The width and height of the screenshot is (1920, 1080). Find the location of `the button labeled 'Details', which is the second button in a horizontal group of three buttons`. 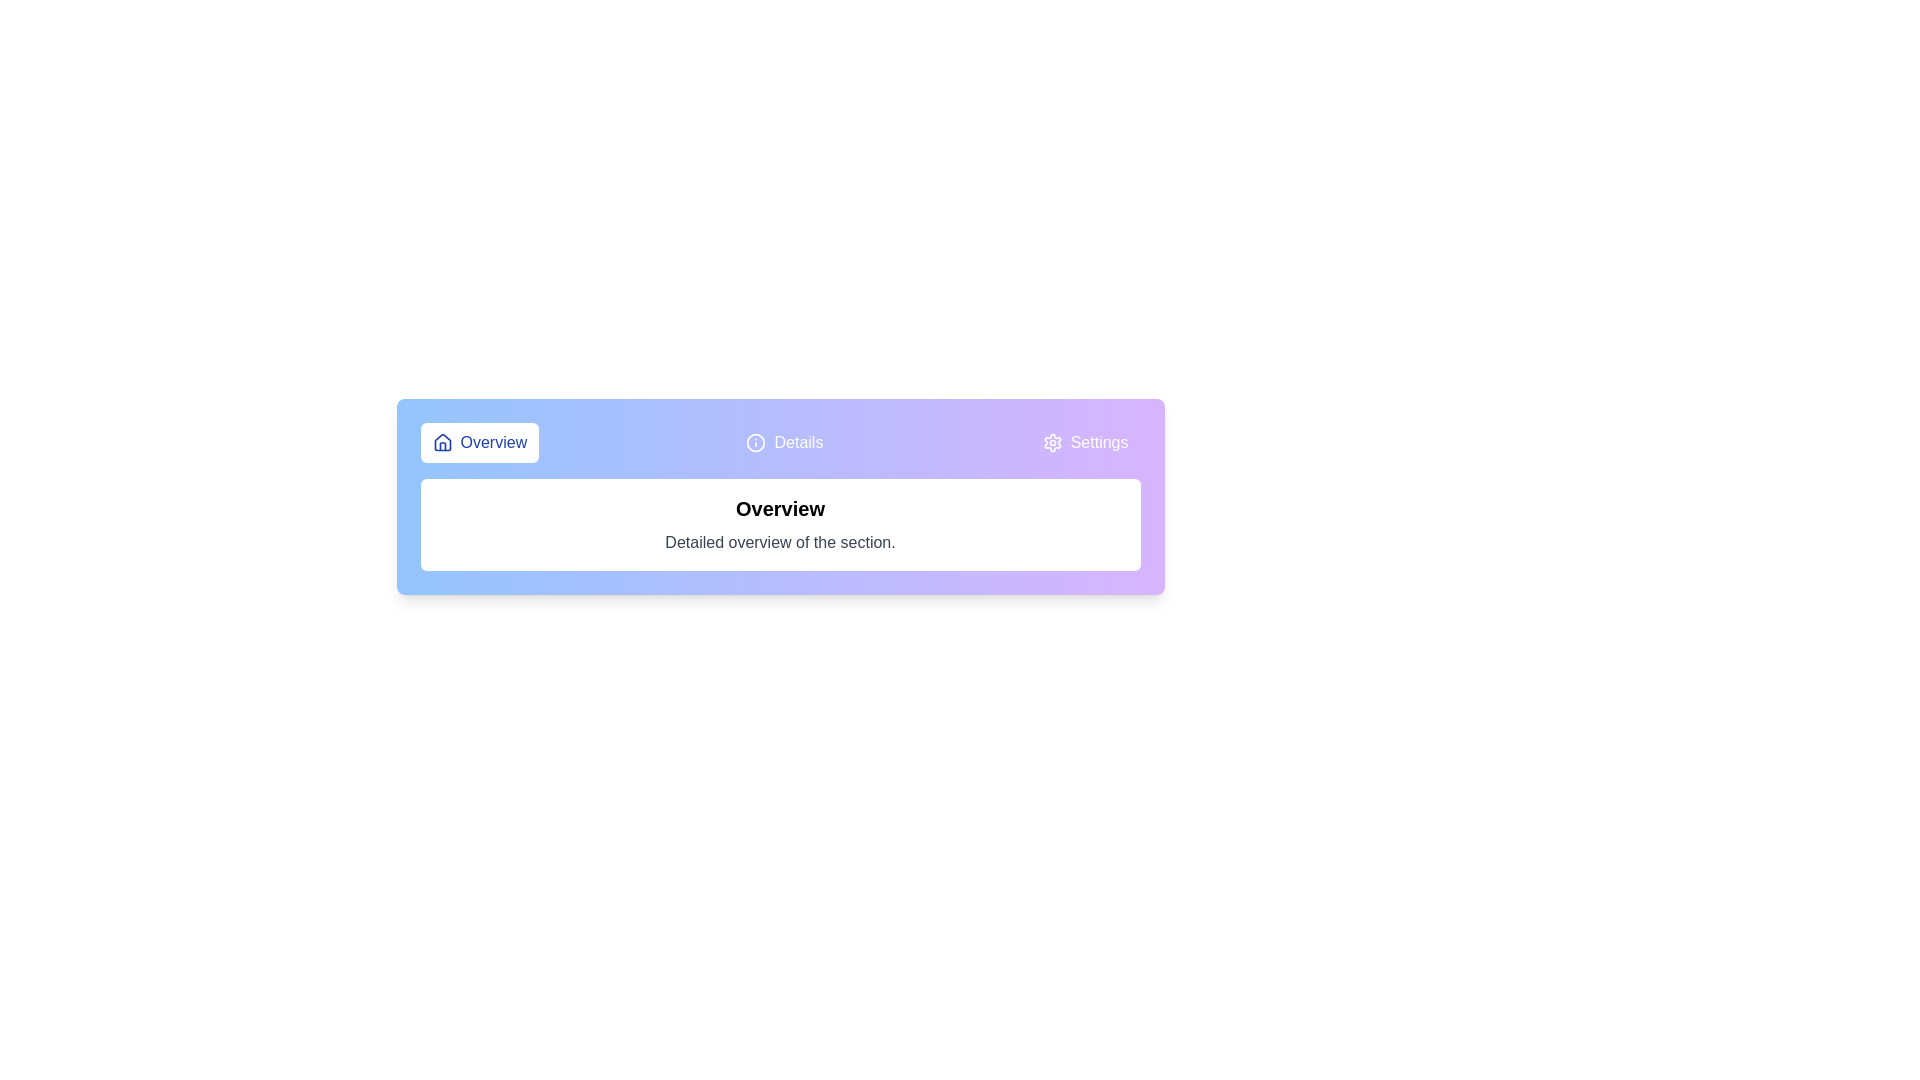

the button labeled 'Details', which is the second button in a horizontal group of three buttons is located at coordinates (783, 442).